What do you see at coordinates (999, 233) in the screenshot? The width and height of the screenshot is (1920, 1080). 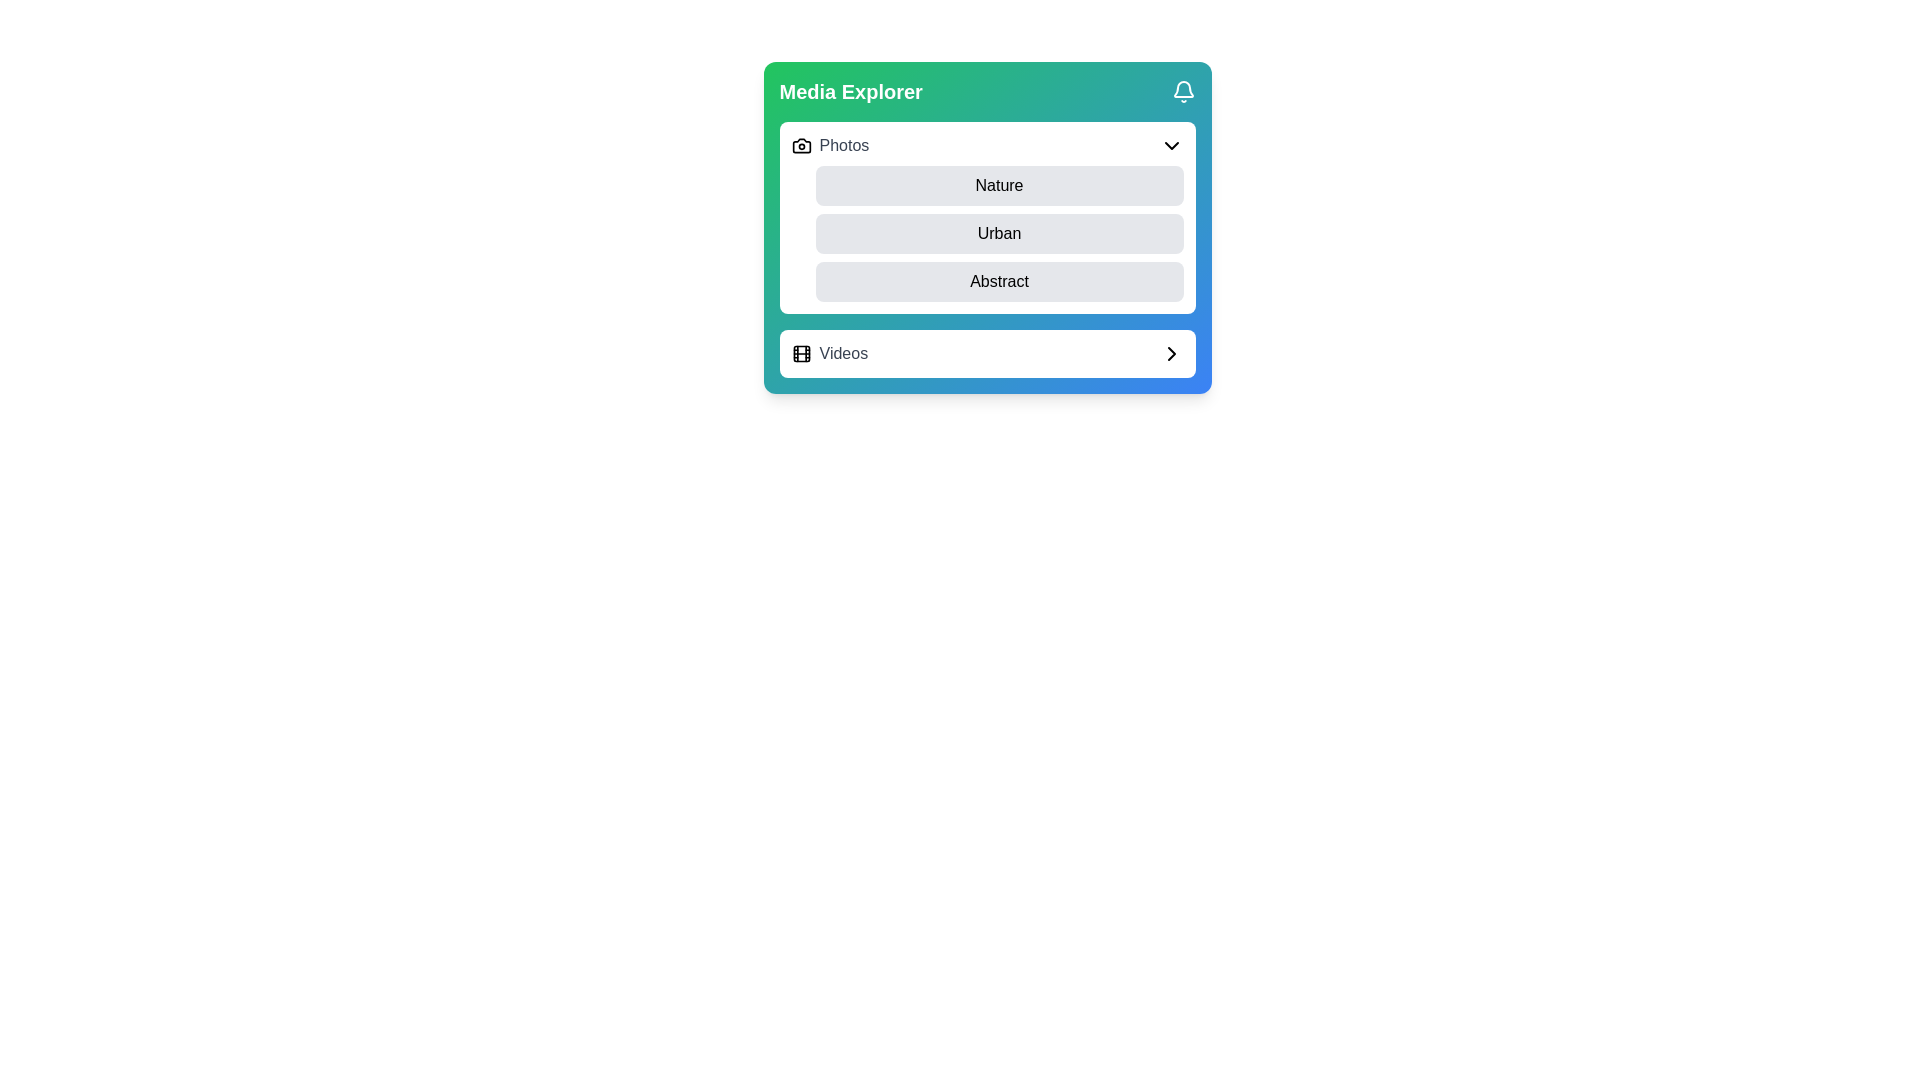 I see `the 'Urban' button, which is the second item in a vertical group of three buttons labeled 'Nature', 'Urban', and 'Abstract'` at bounding box center [999, 233].